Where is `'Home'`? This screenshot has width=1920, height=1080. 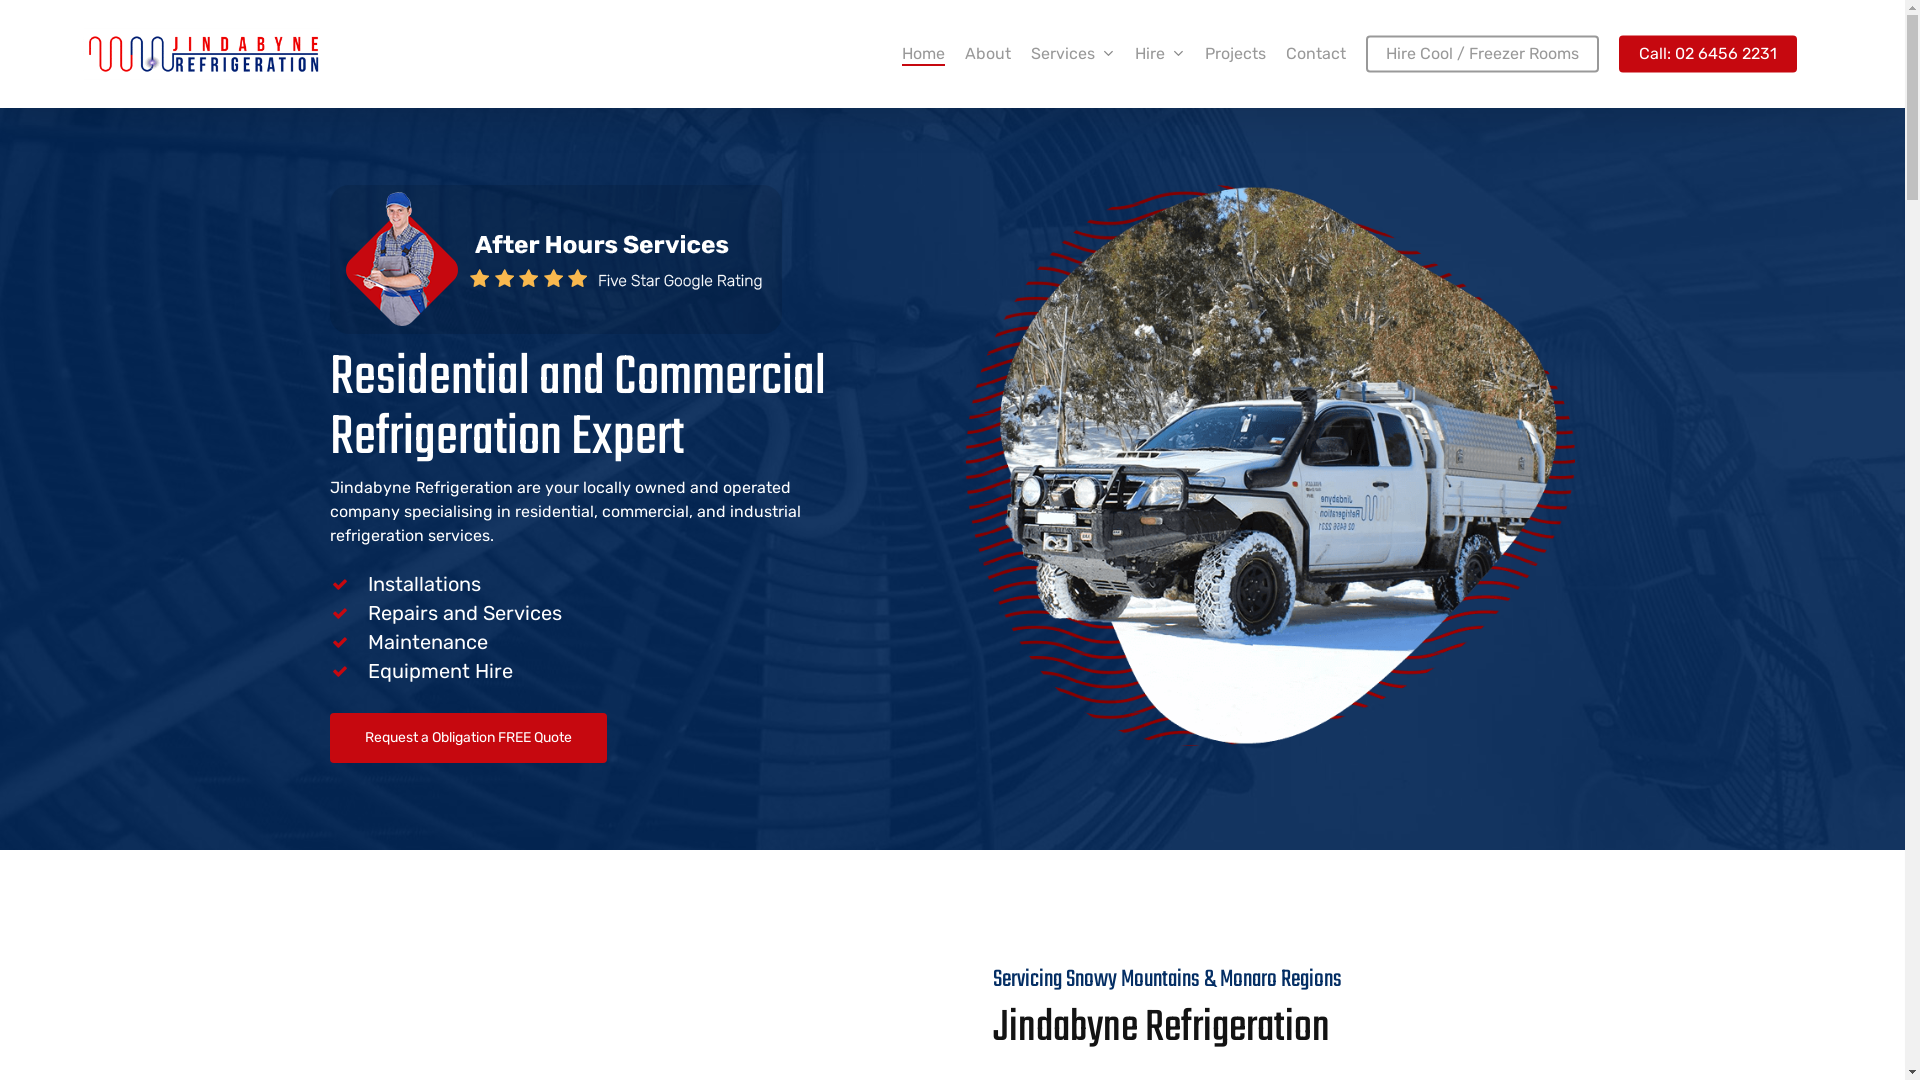 'Home' is located at coordinates (901, 53).